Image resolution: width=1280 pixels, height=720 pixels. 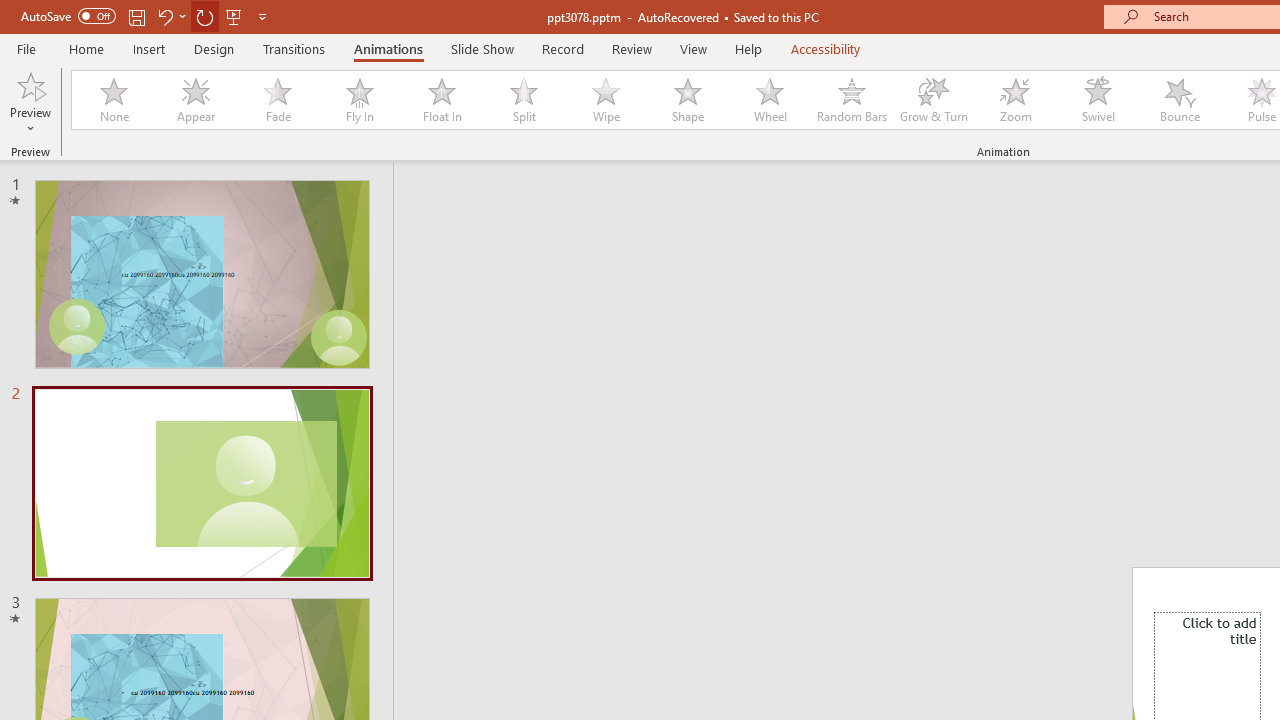 I want to click on 'Float In', so click(x=440, y=100).